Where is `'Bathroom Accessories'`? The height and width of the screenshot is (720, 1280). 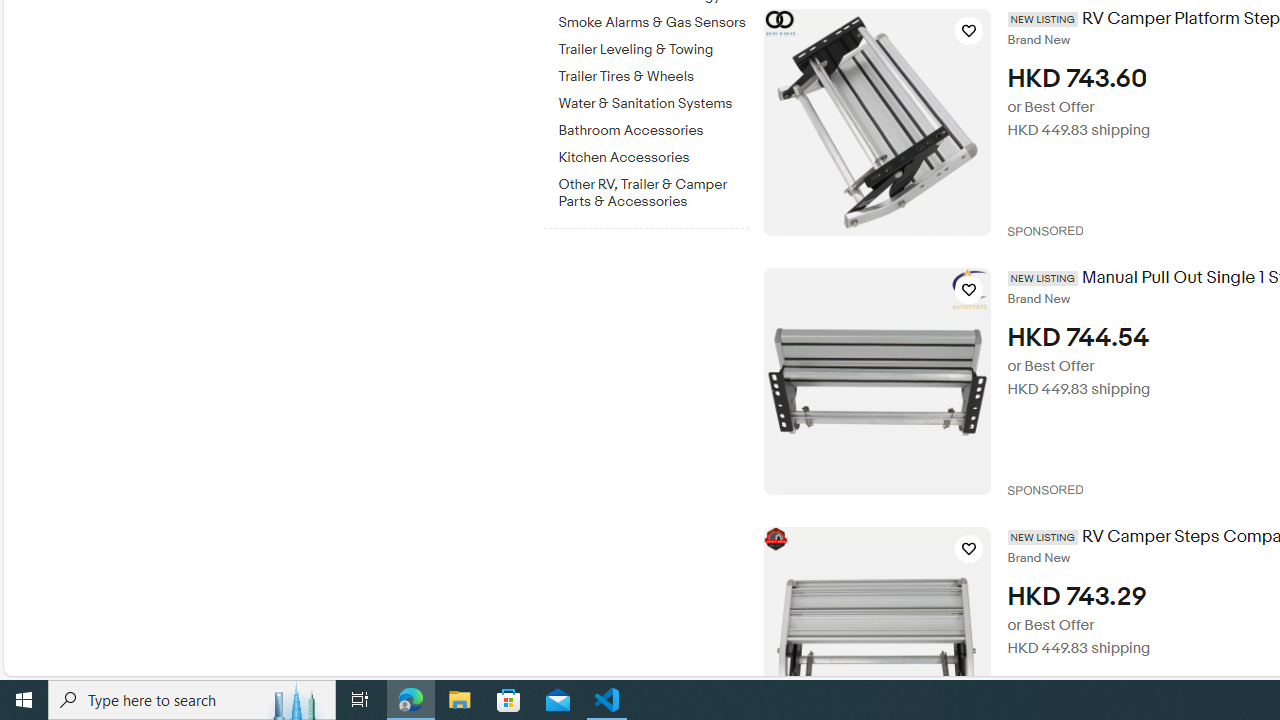 'Bathroom Accessories' is located at coordinates (653, 127).